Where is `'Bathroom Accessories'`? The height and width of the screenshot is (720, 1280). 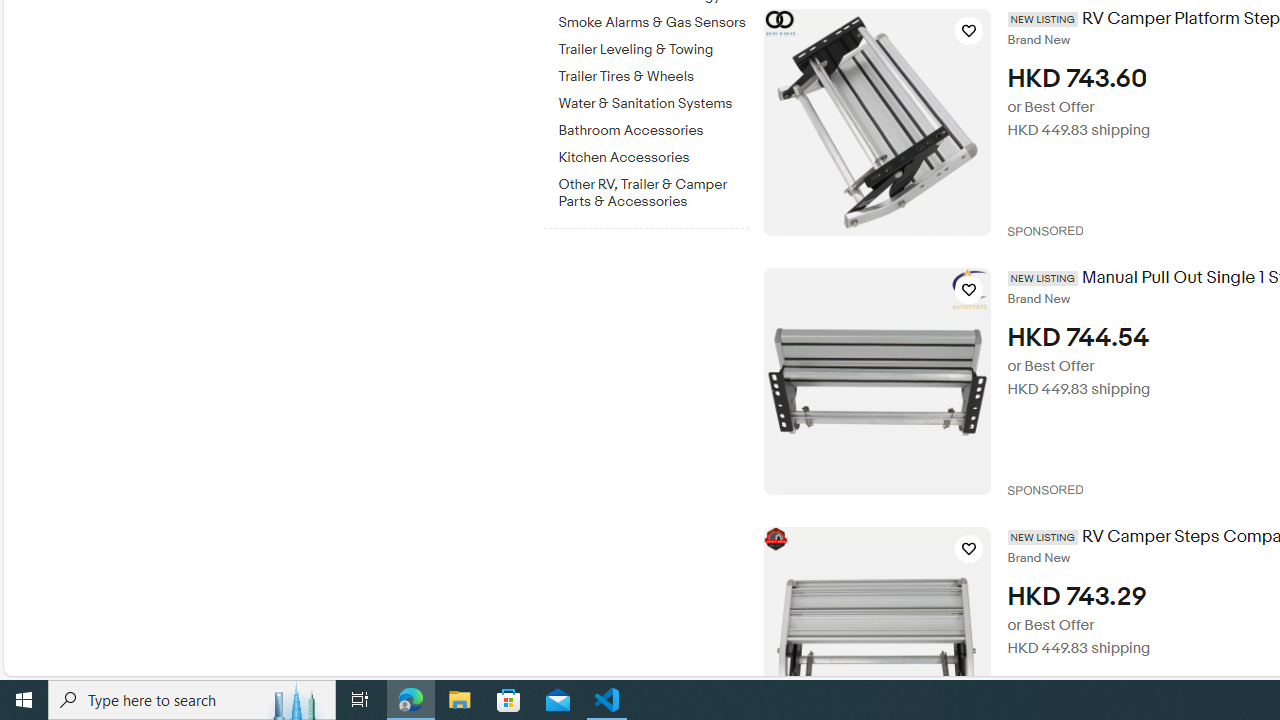 'Bathroom Accessories' is located at coordinates (653, 127).